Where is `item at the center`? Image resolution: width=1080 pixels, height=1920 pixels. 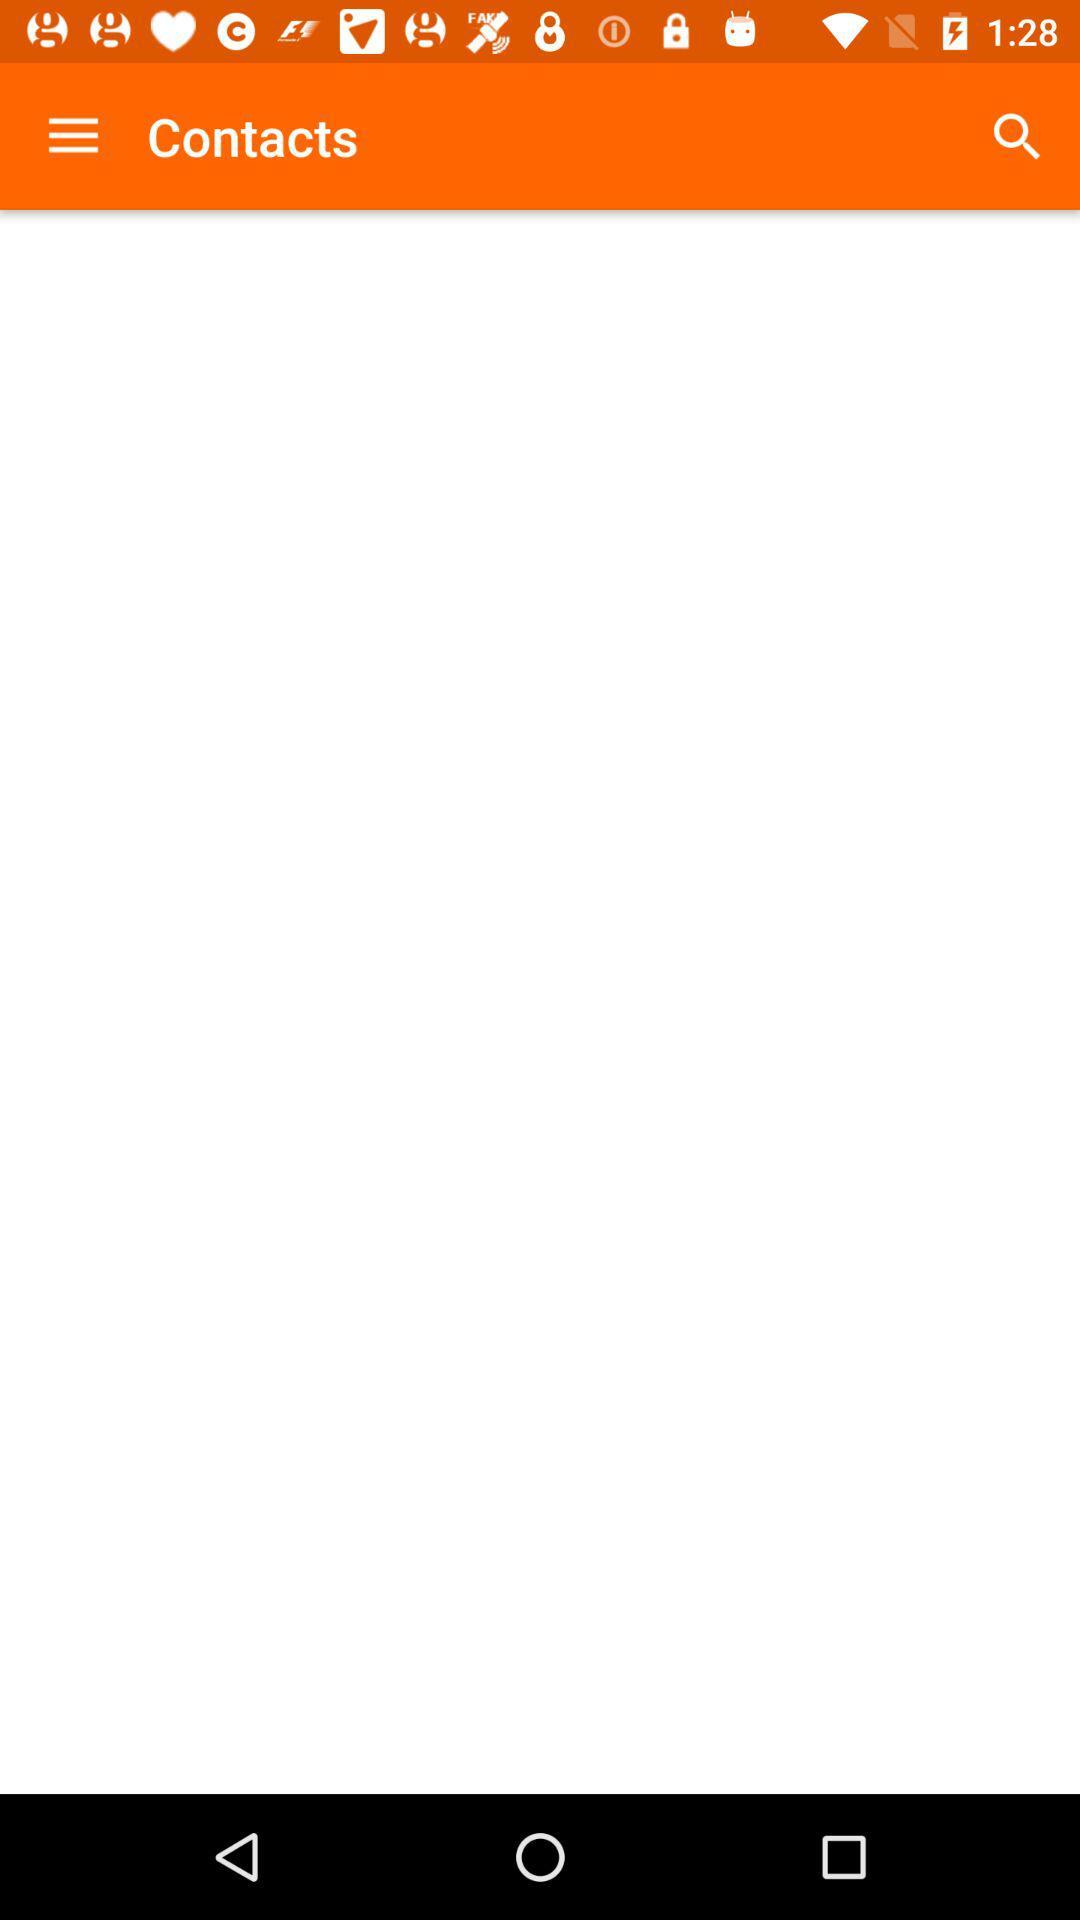
item at the center is located at coordinates (540, 1002).